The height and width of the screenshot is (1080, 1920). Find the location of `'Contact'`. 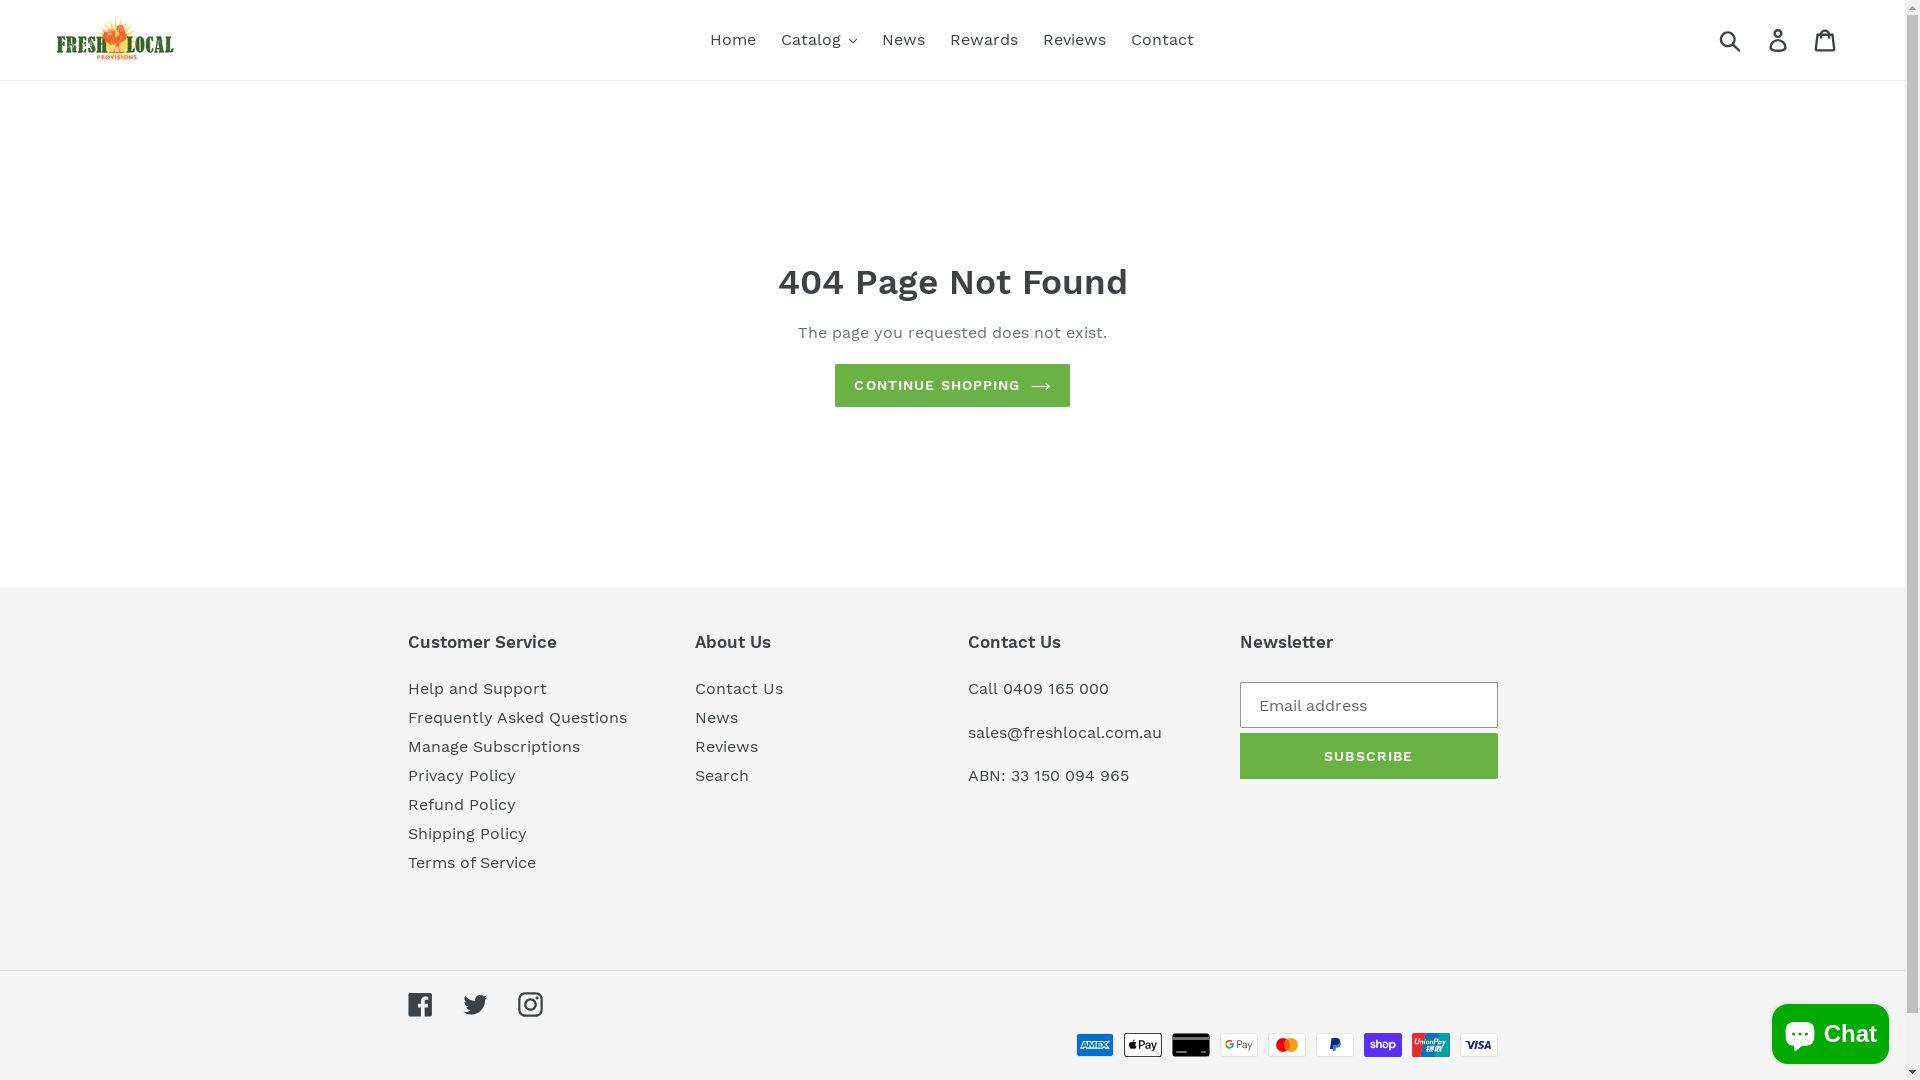

'Contact' is located at coordinates (1162, 39).